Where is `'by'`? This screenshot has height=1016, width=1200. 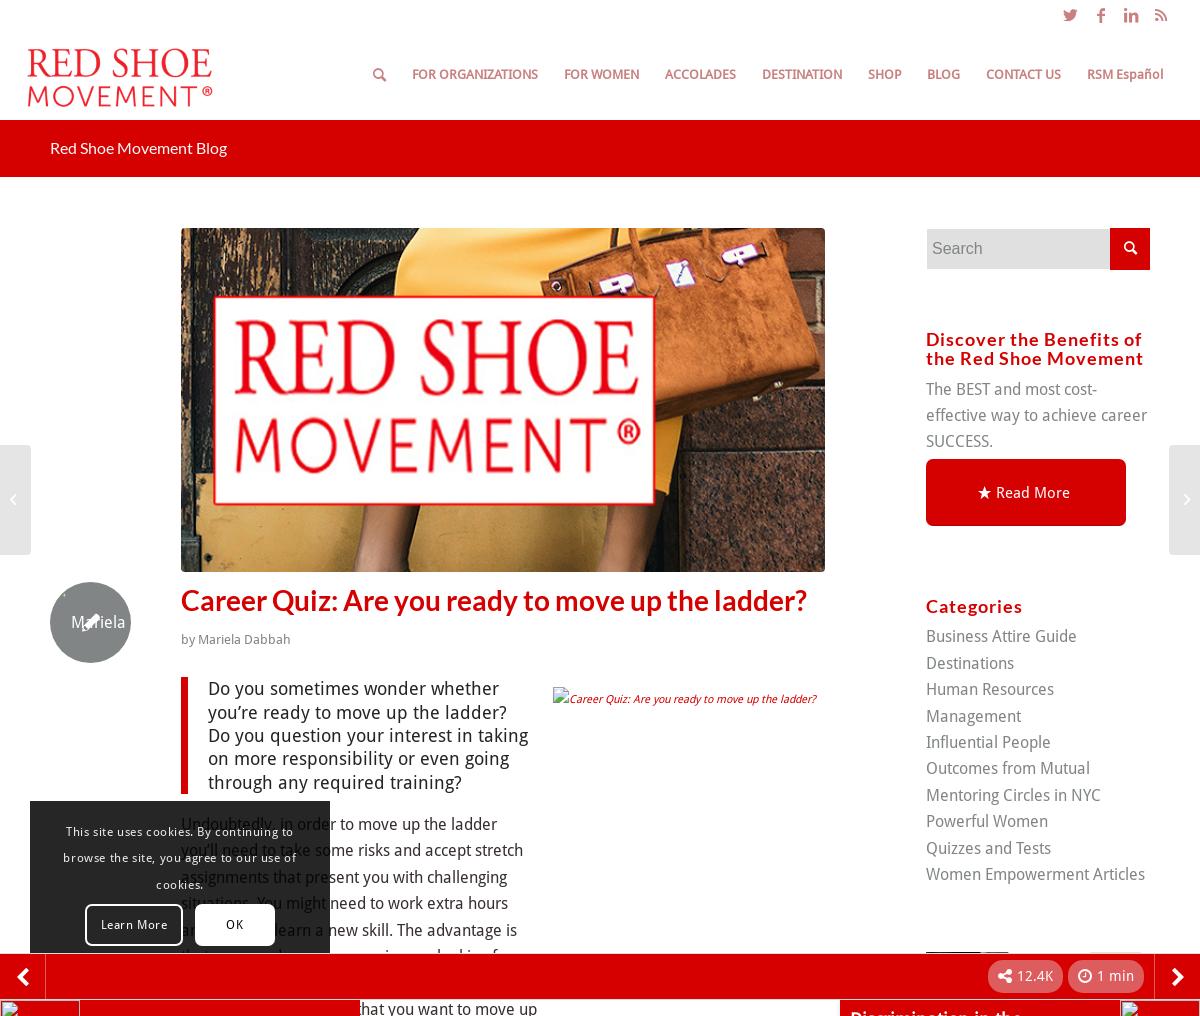 'by' is located at coordinates (179, 637).